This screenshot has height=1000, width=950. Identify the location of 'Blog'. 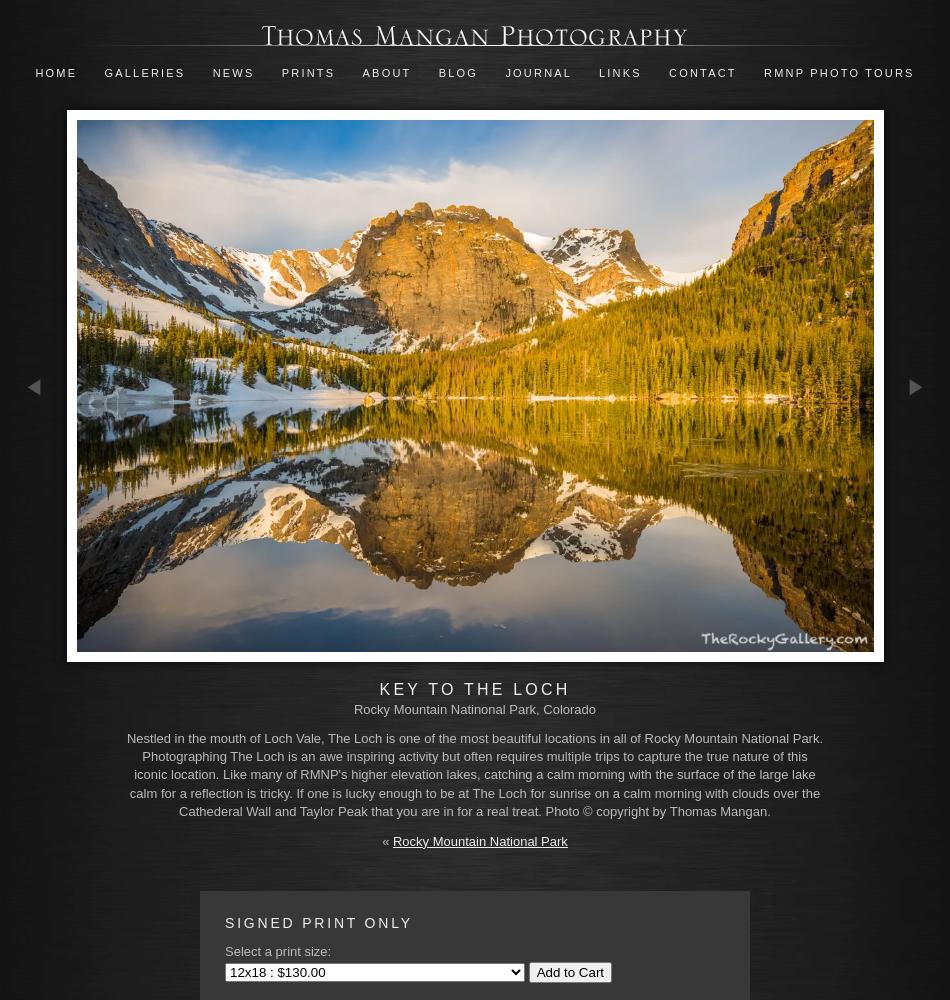
(456, 72).